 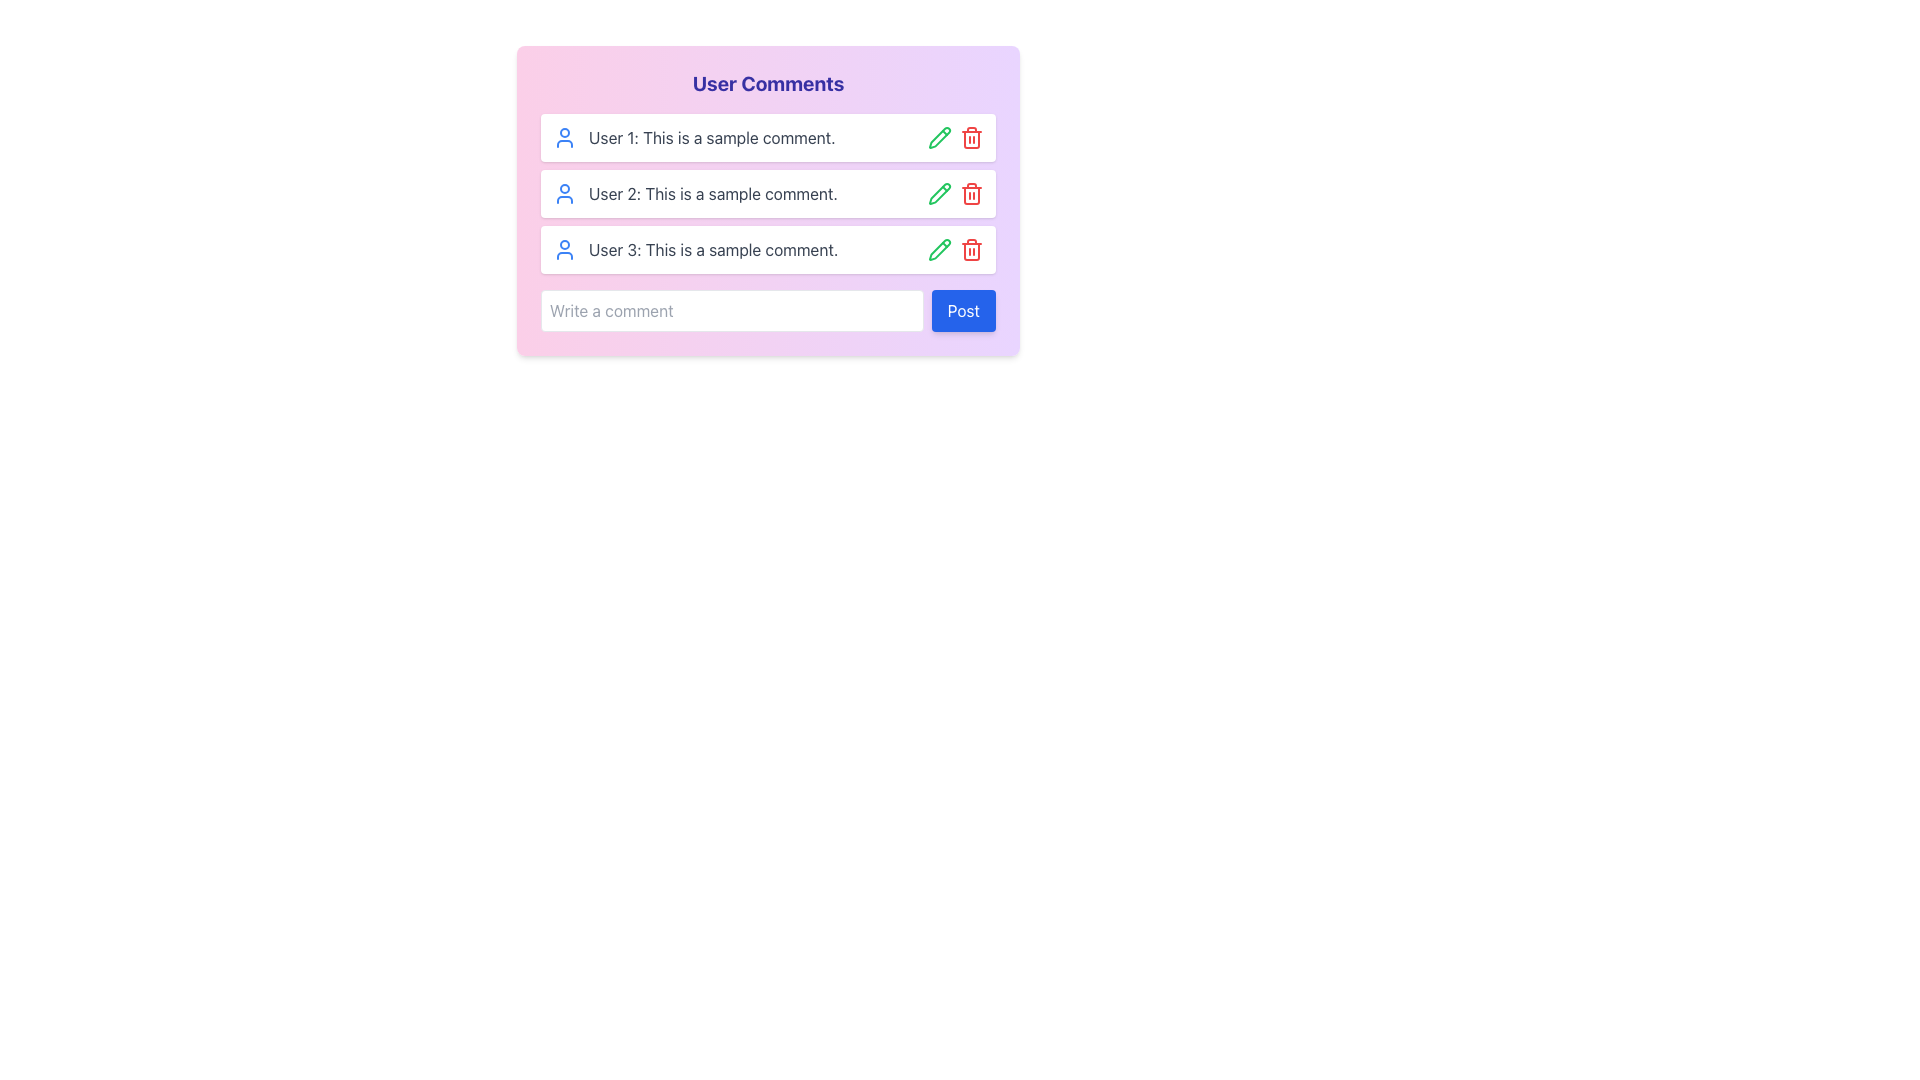 I want to click on the first green pencil icon button on the right side of the row for 'User 1: This is a sample comment' to initiate editing, so click(x=939, y=137).